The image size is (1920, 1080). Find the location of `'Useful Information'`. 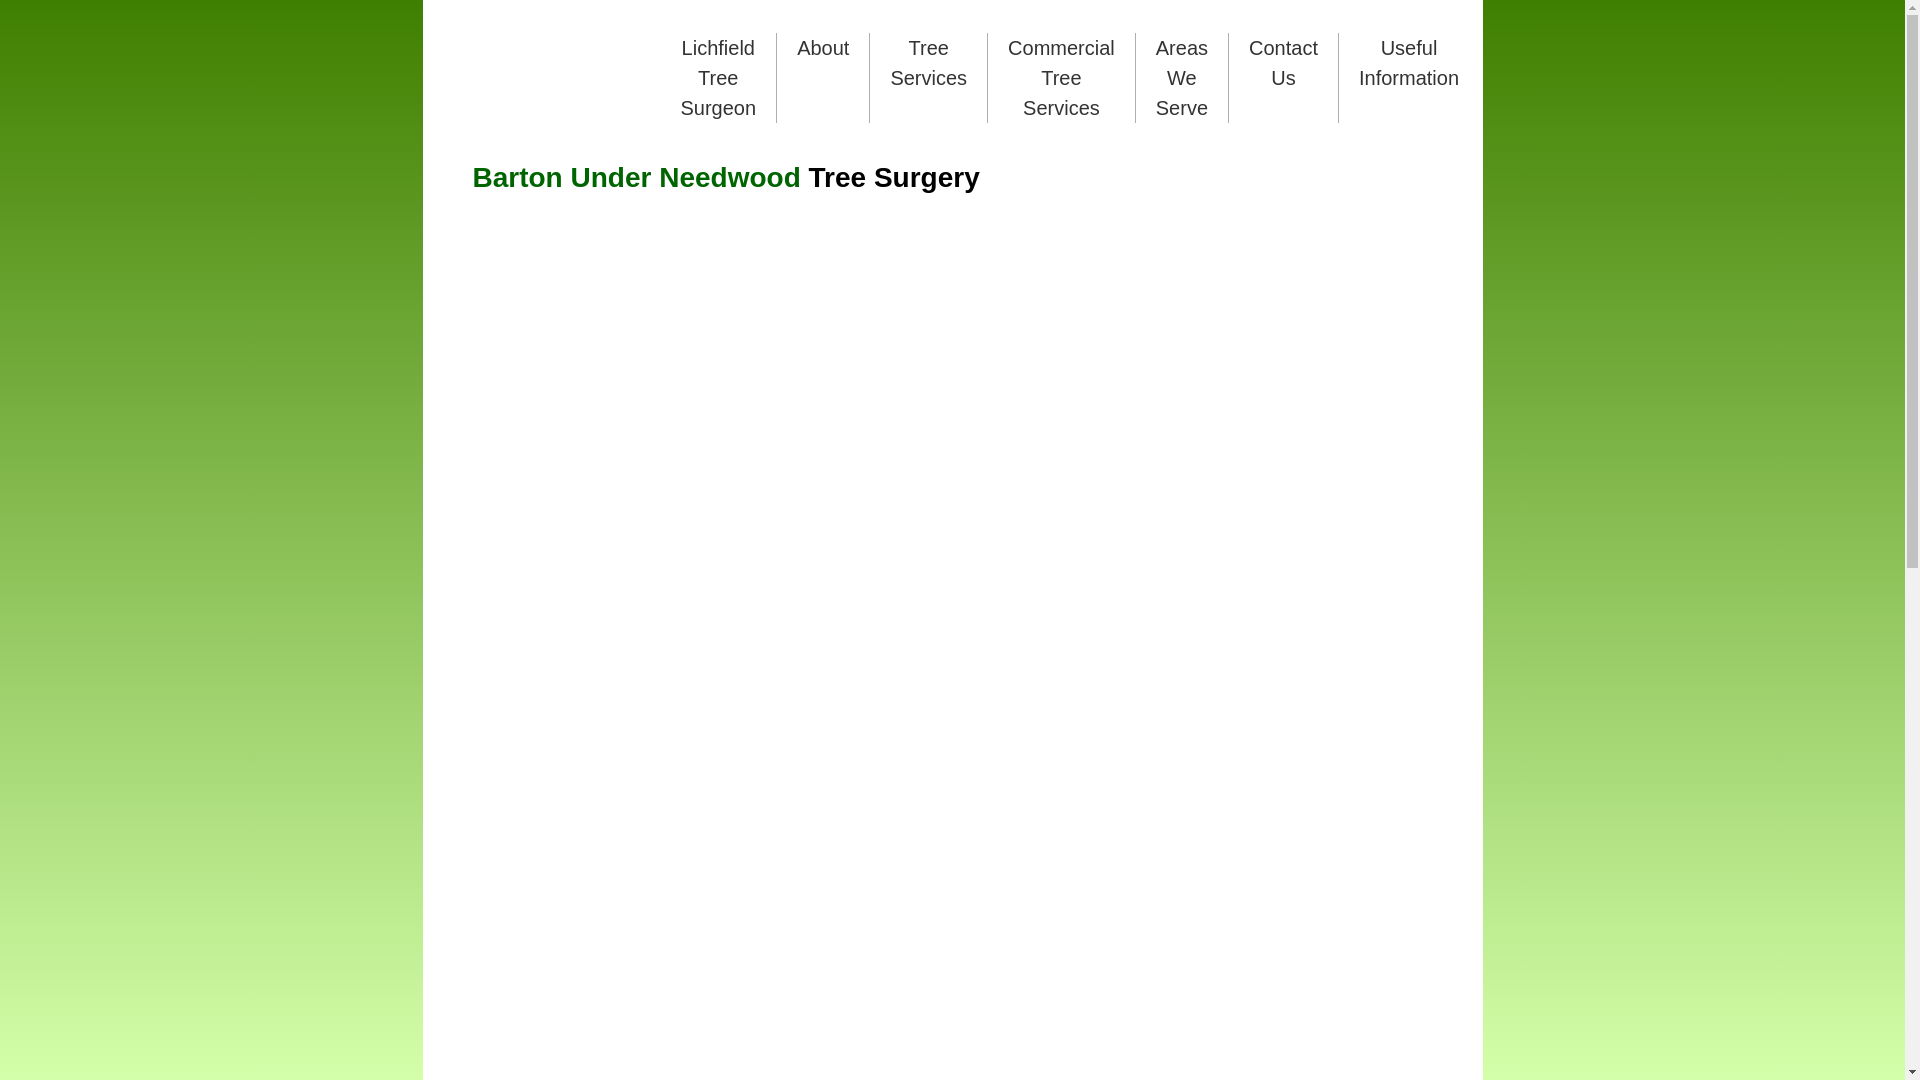

'Useful Information' is located at coordinates (1408, 61).